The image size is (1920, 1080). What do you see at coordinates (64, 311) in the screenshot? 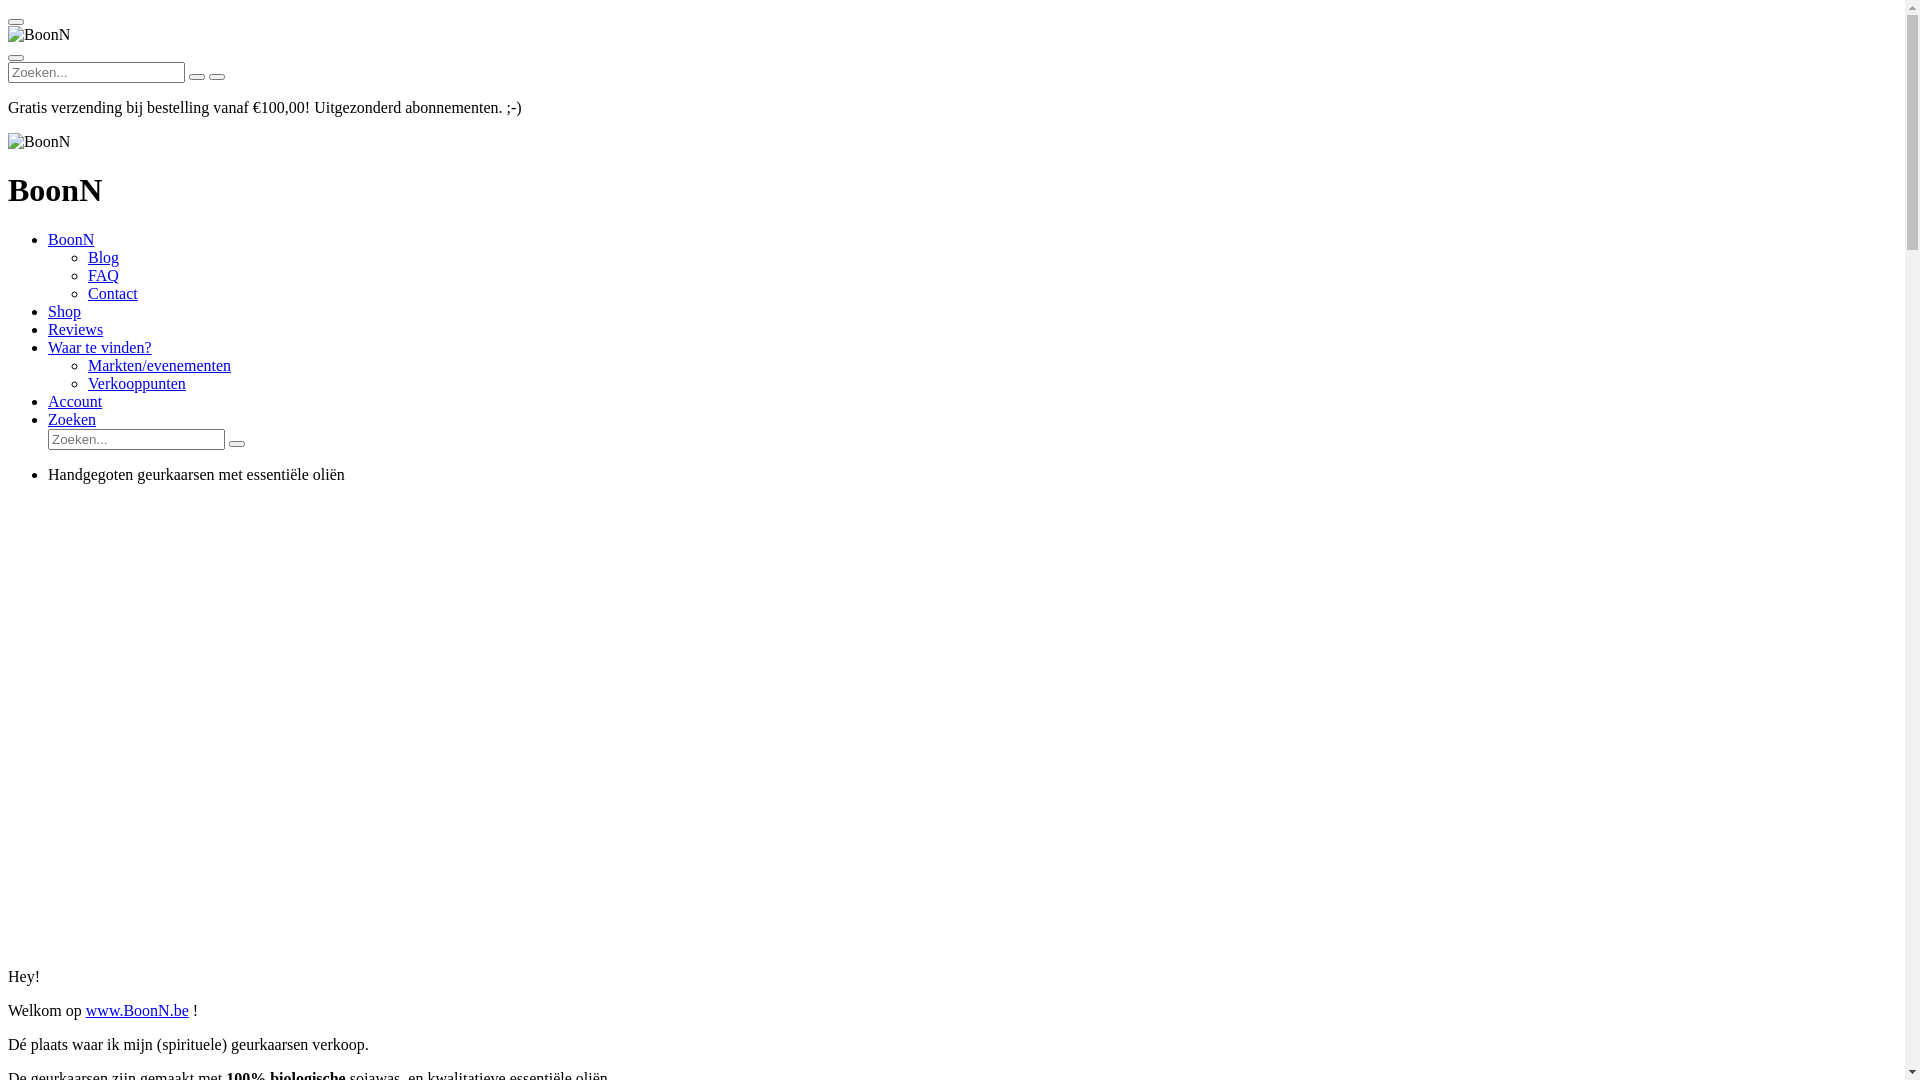
I see `'Shop'` at bounding box center [64, 311].